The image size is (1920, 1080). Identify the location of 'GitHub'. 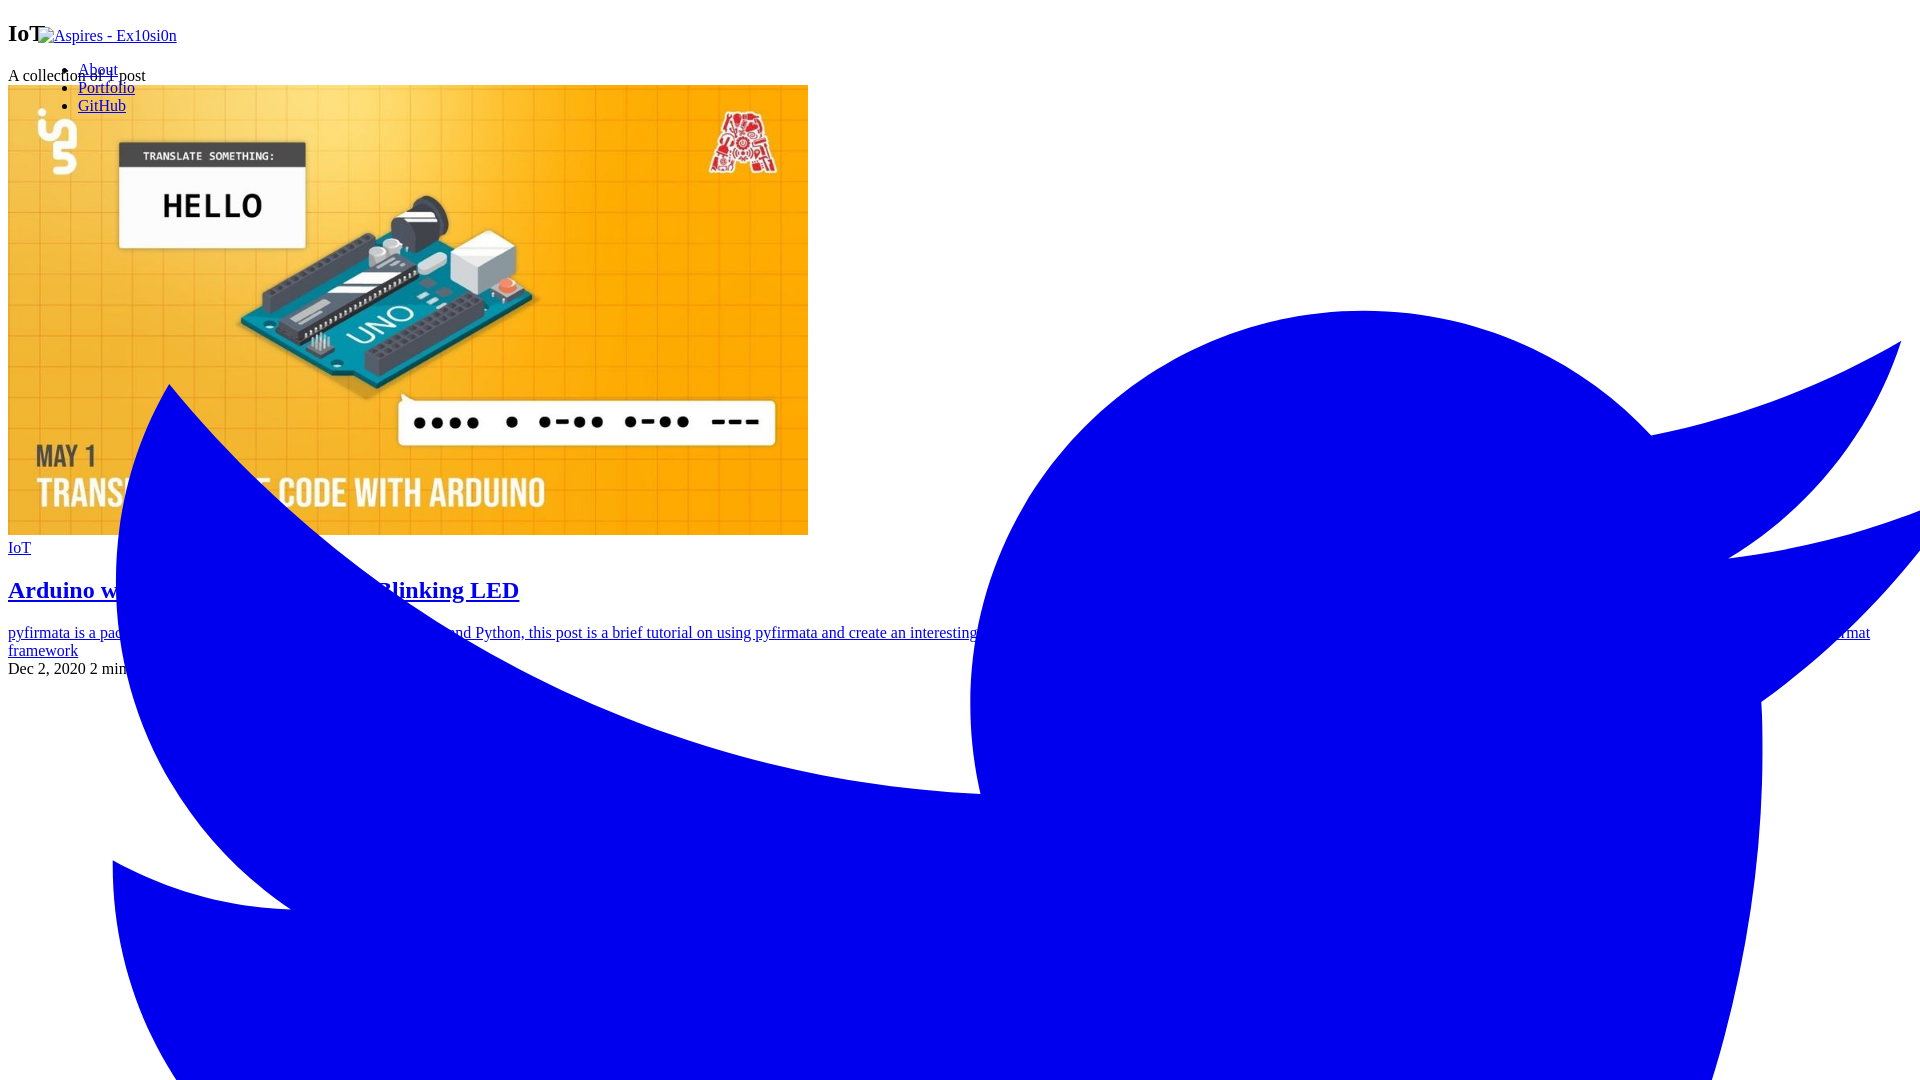
(77, 105).